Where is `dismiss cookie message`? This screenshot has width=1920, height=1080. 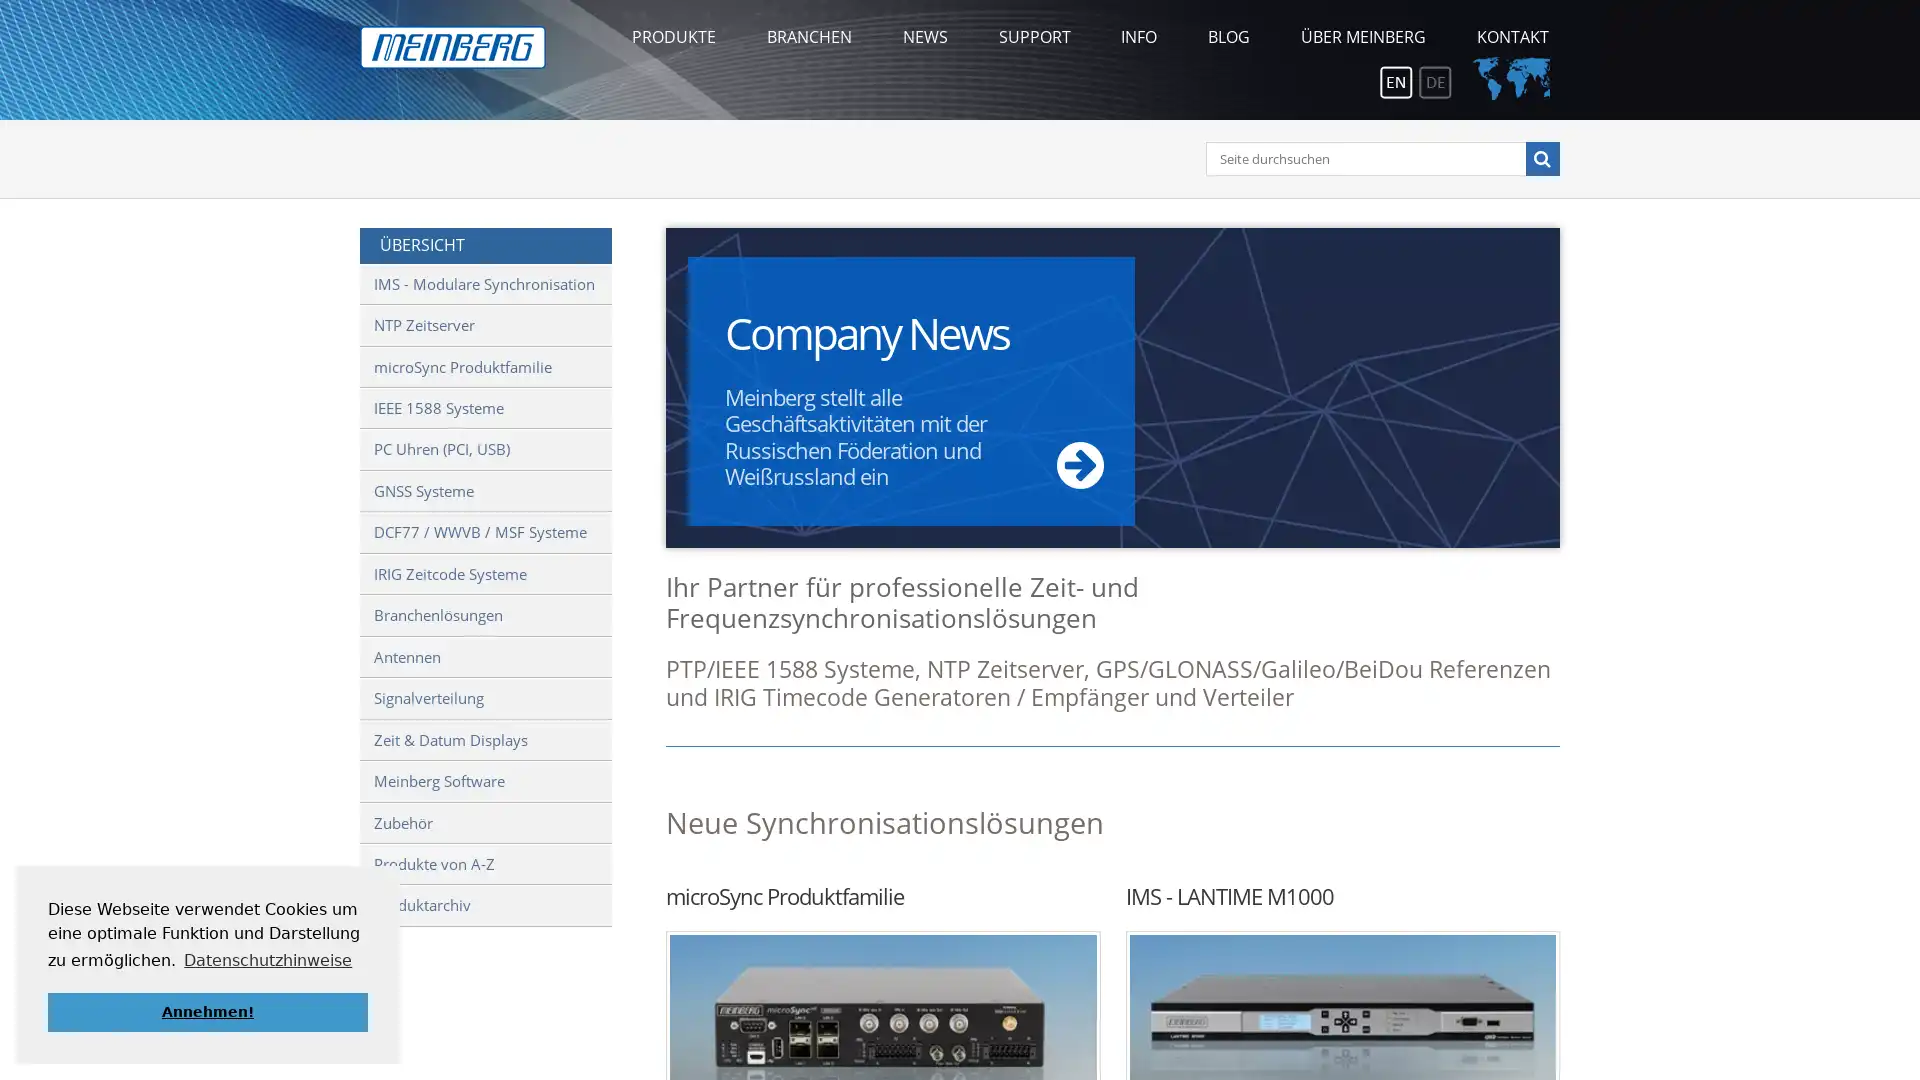 dismiss cookie message is located at coordinates (207, 1011).